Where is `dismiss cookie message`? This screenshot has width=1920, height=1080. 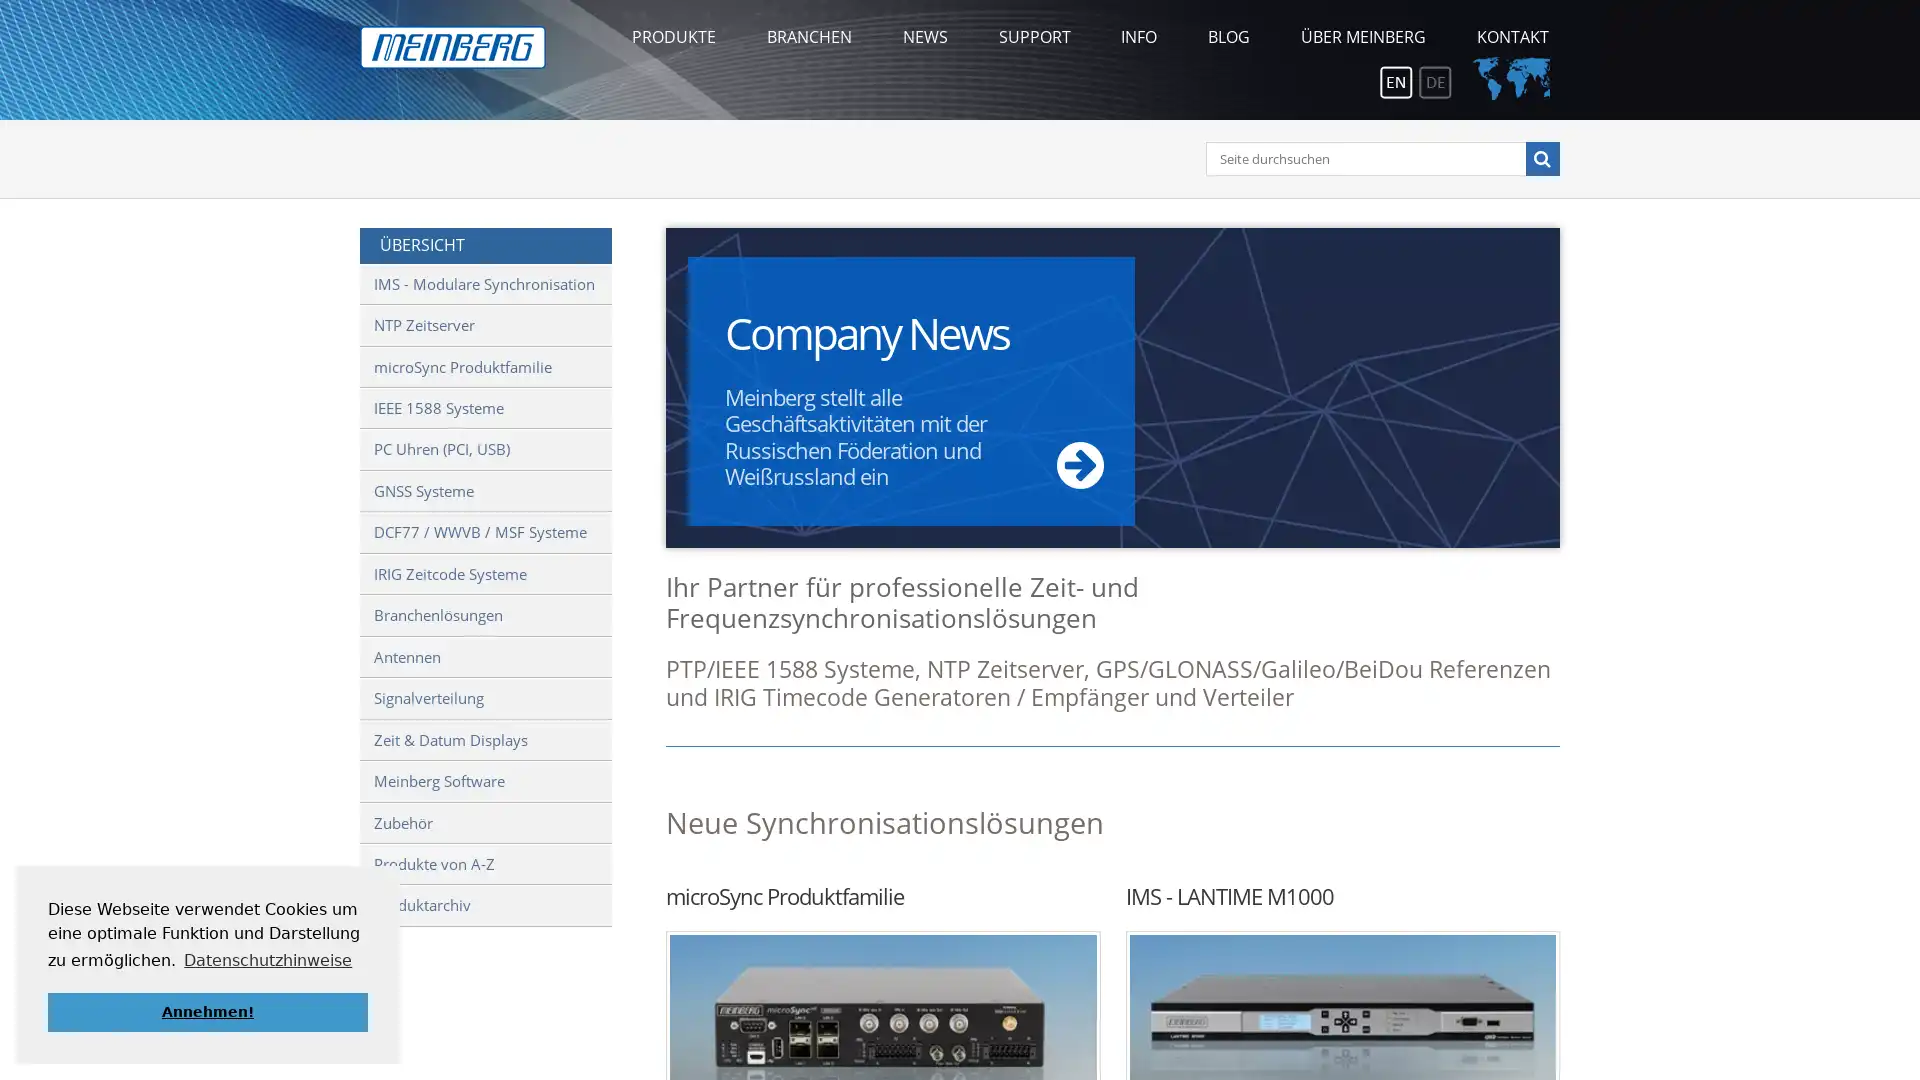 dismiss cookie message is located at coordinates (207, 1011).